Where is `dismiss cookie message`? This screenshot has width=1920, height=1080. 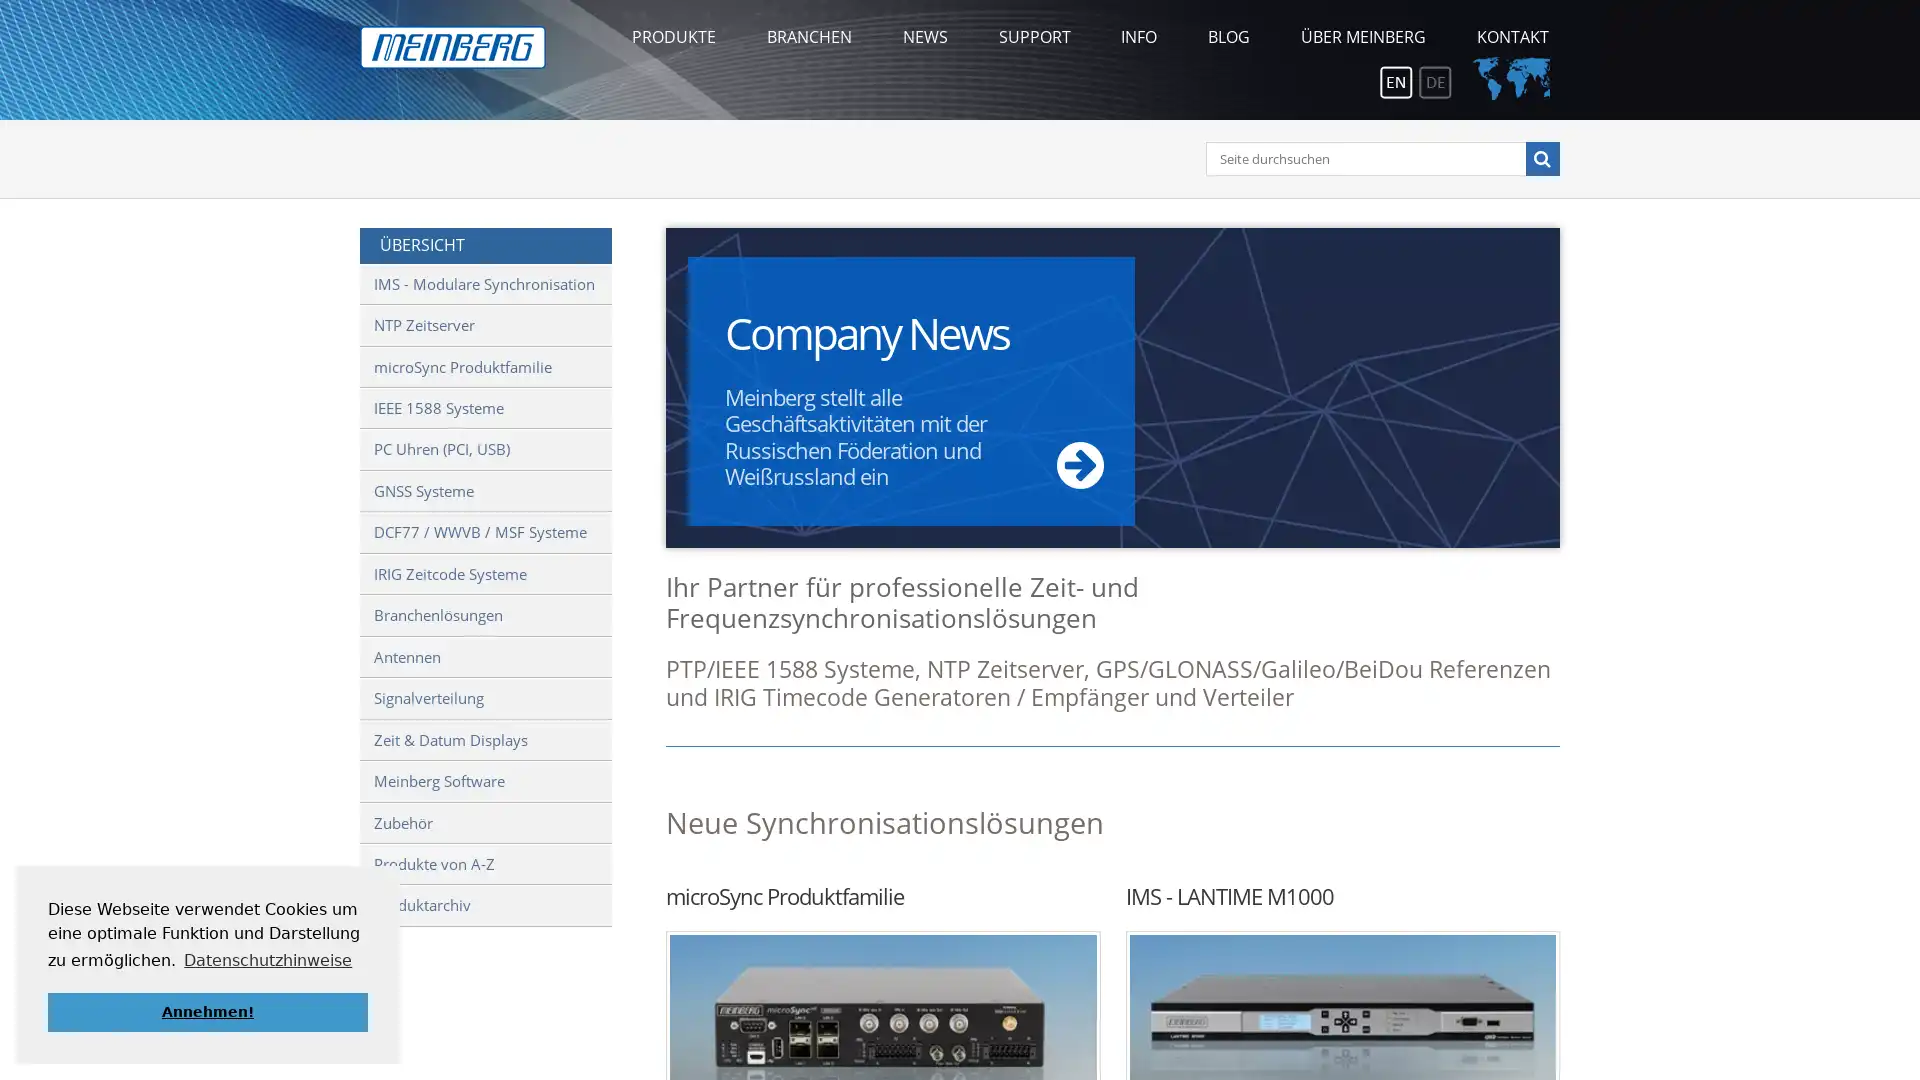 dismiss cookie message is located at coordinates (207, 1011).